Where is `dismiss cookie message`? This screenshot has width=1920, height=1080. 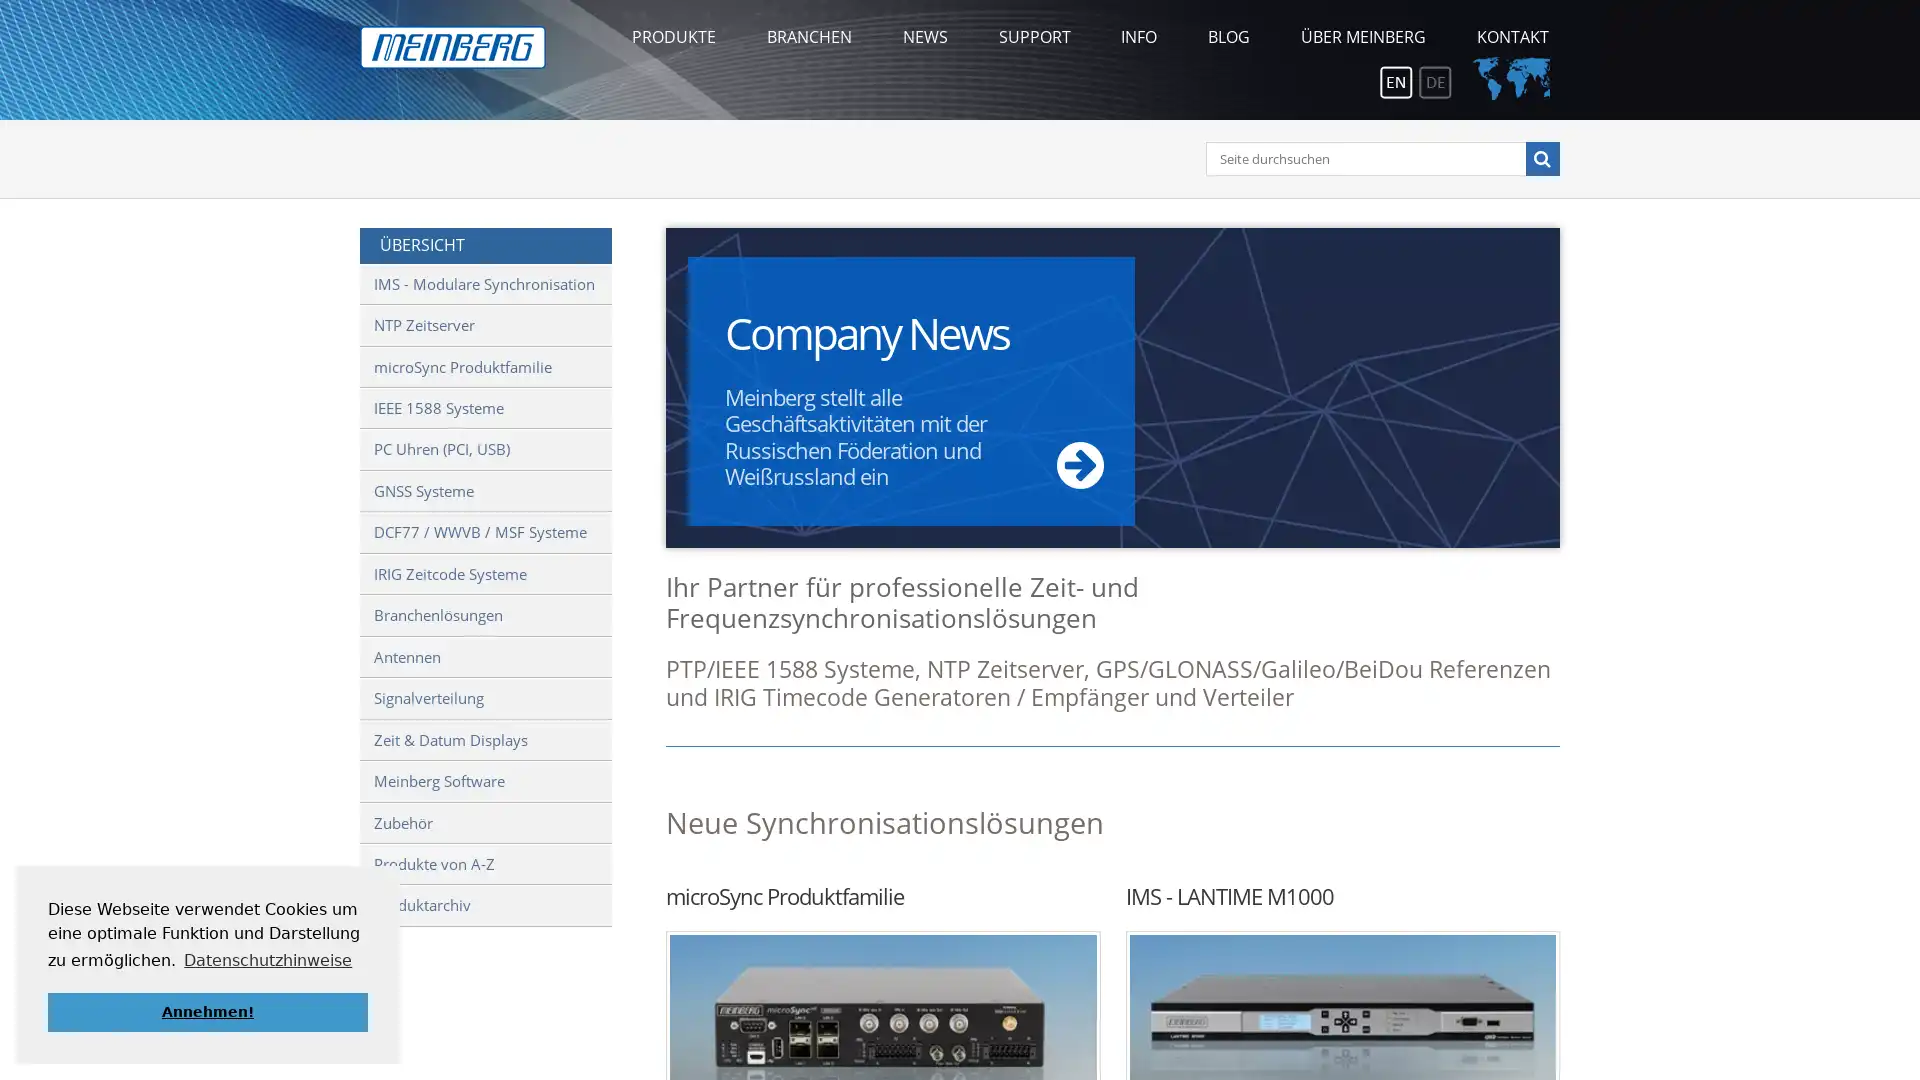 dismiss cookie message is located at coordinates (207, 1011).